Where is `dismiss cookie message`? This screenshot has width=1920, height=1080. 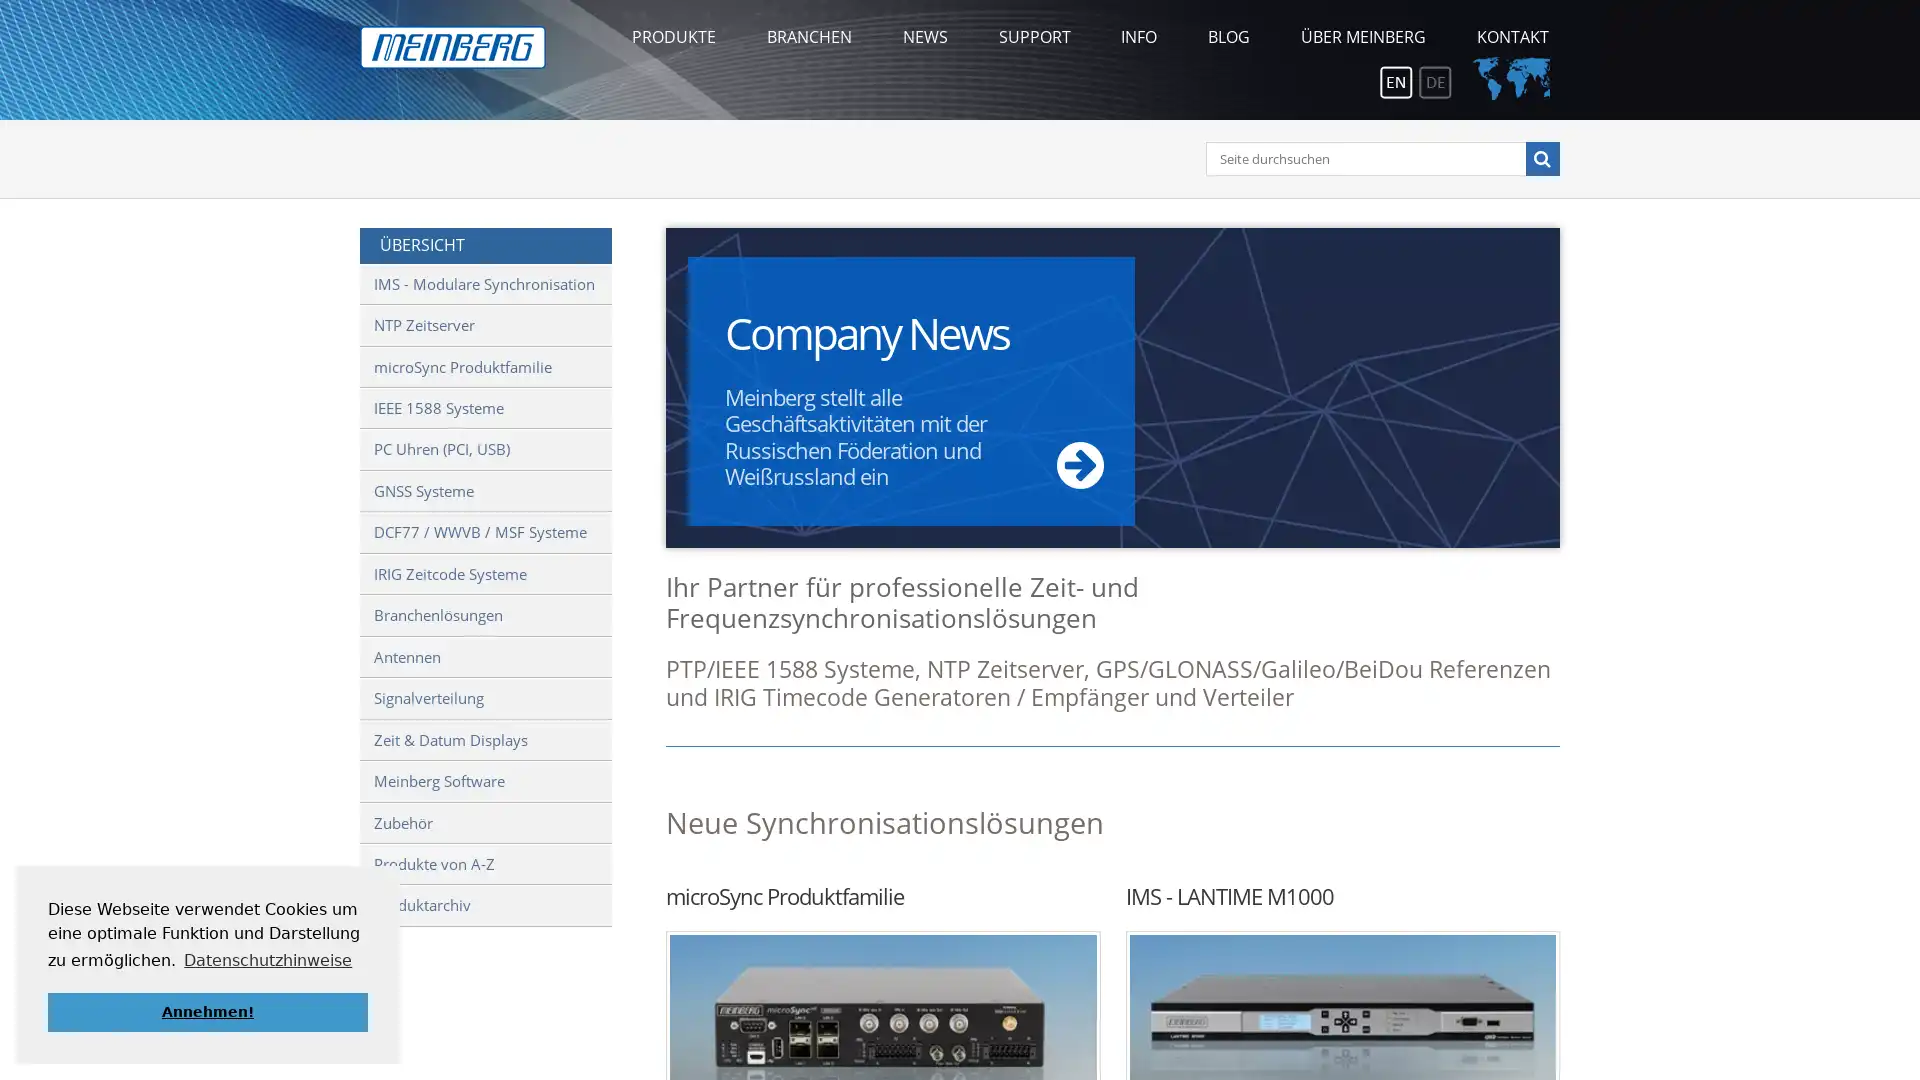 dismiss cookie message is located at coordinates (207, 1011).